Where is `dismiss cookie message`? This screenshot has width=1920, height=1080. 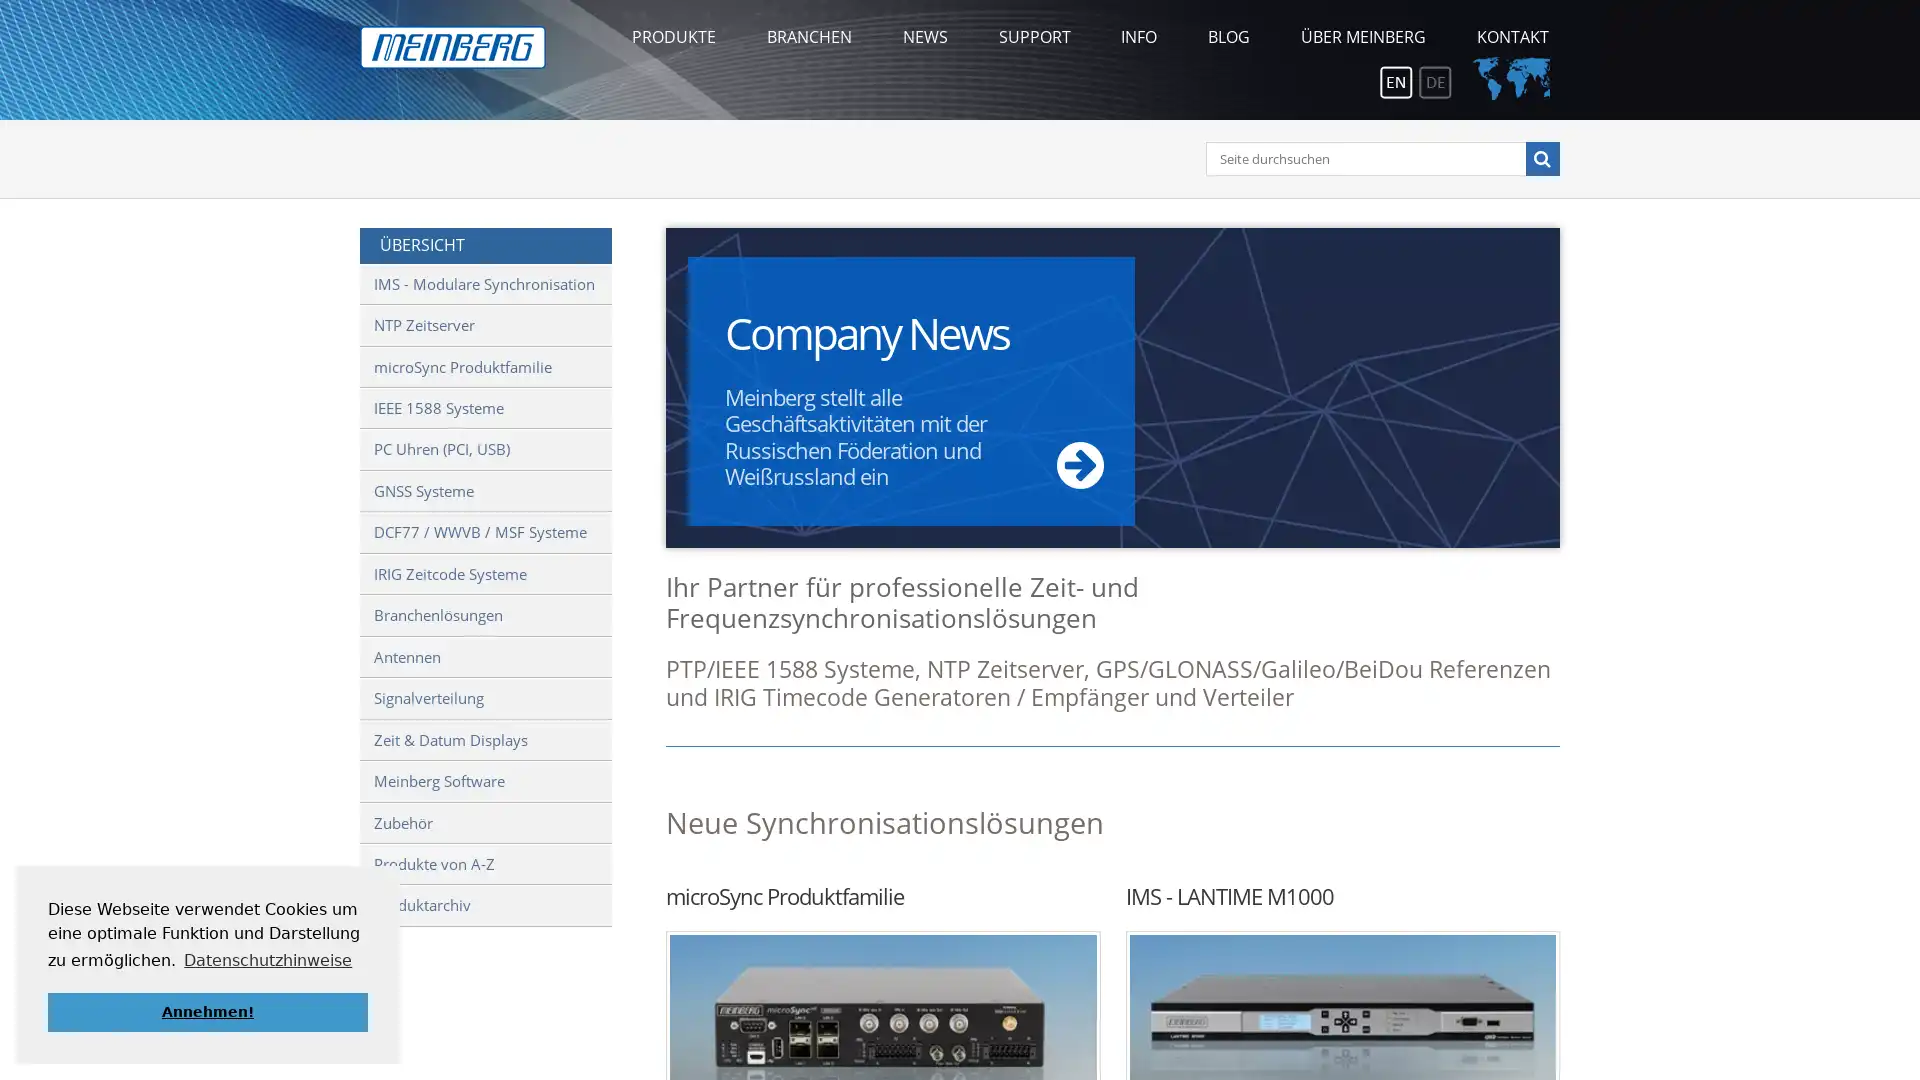 dismiss cookie message is located at coordinates (207, 1011).